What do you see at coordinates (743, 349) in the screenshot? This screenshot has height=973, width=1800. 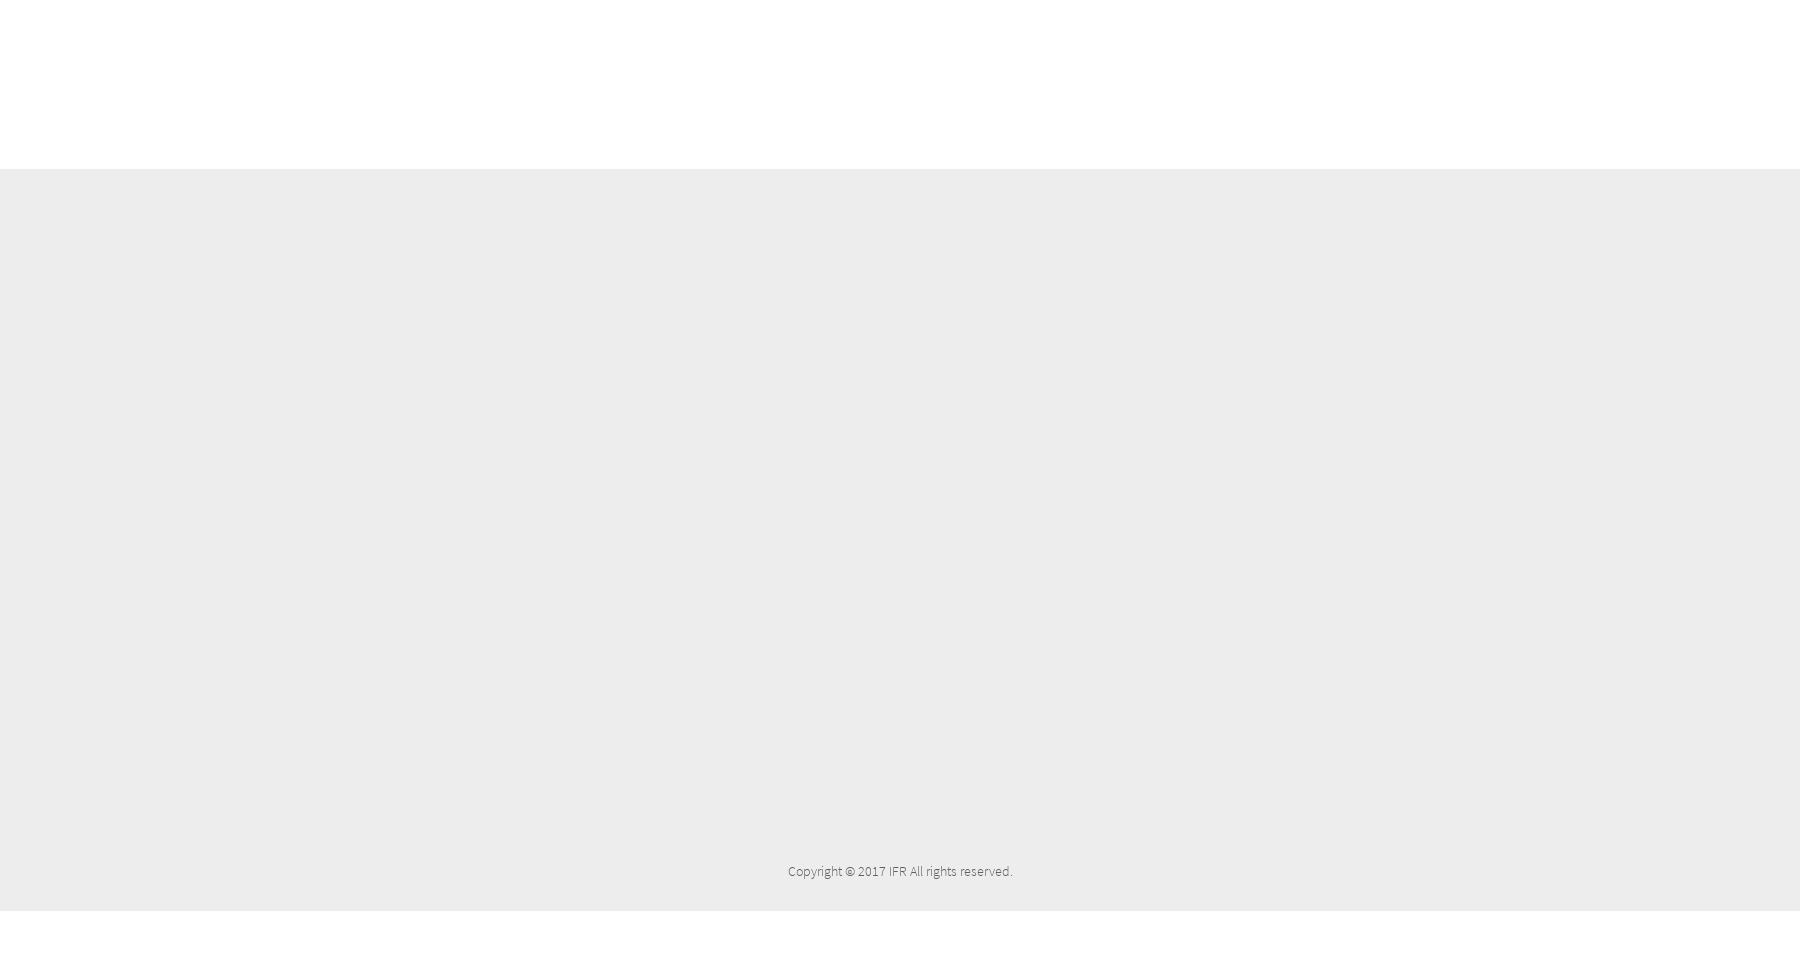 I see `'Dynamics 365 Lawyers: The management solution for the legal sector challenges.'` at bounding box center [743, 349].